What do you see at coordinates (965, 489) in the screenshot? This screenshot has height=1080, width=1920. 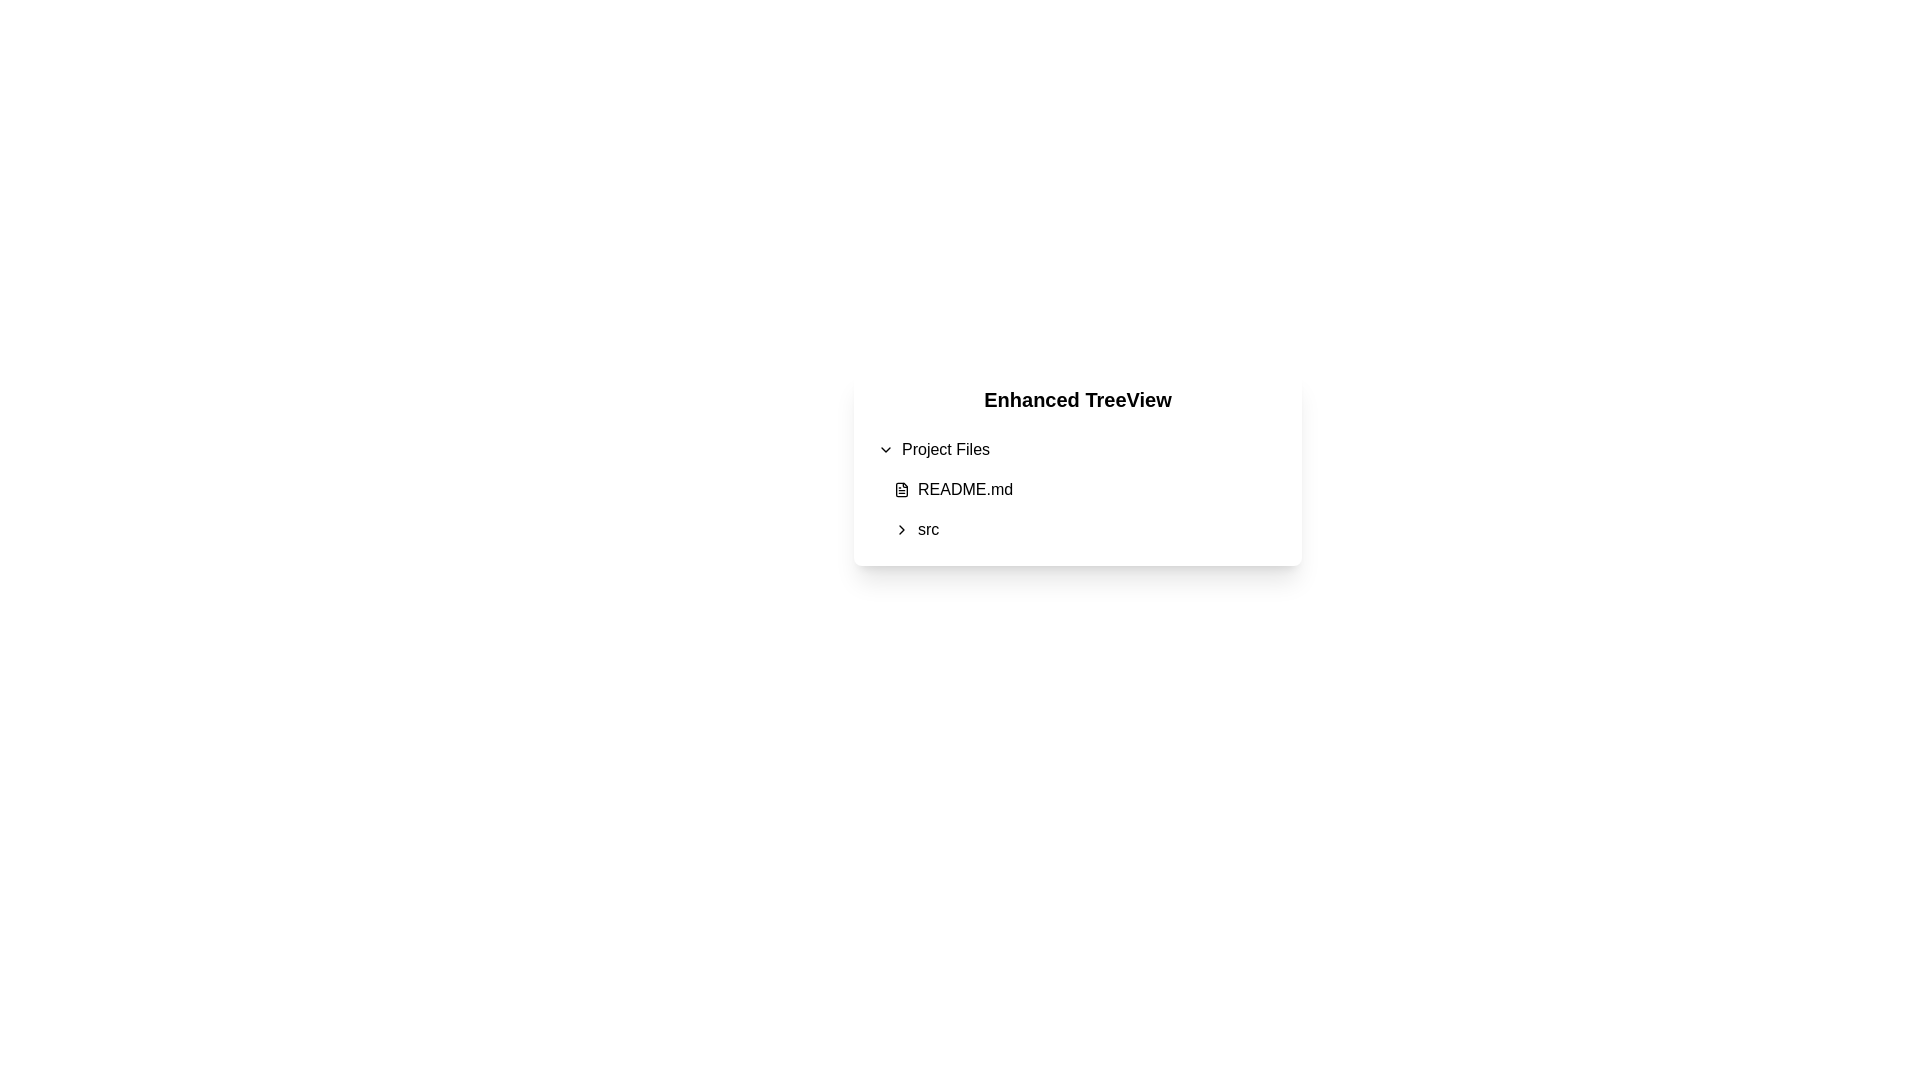 I see `the text label displaying 'README.md', which is aligned horizontally and located in the second position within the file entries in the file browser interface` at bounding box center [965, 489].